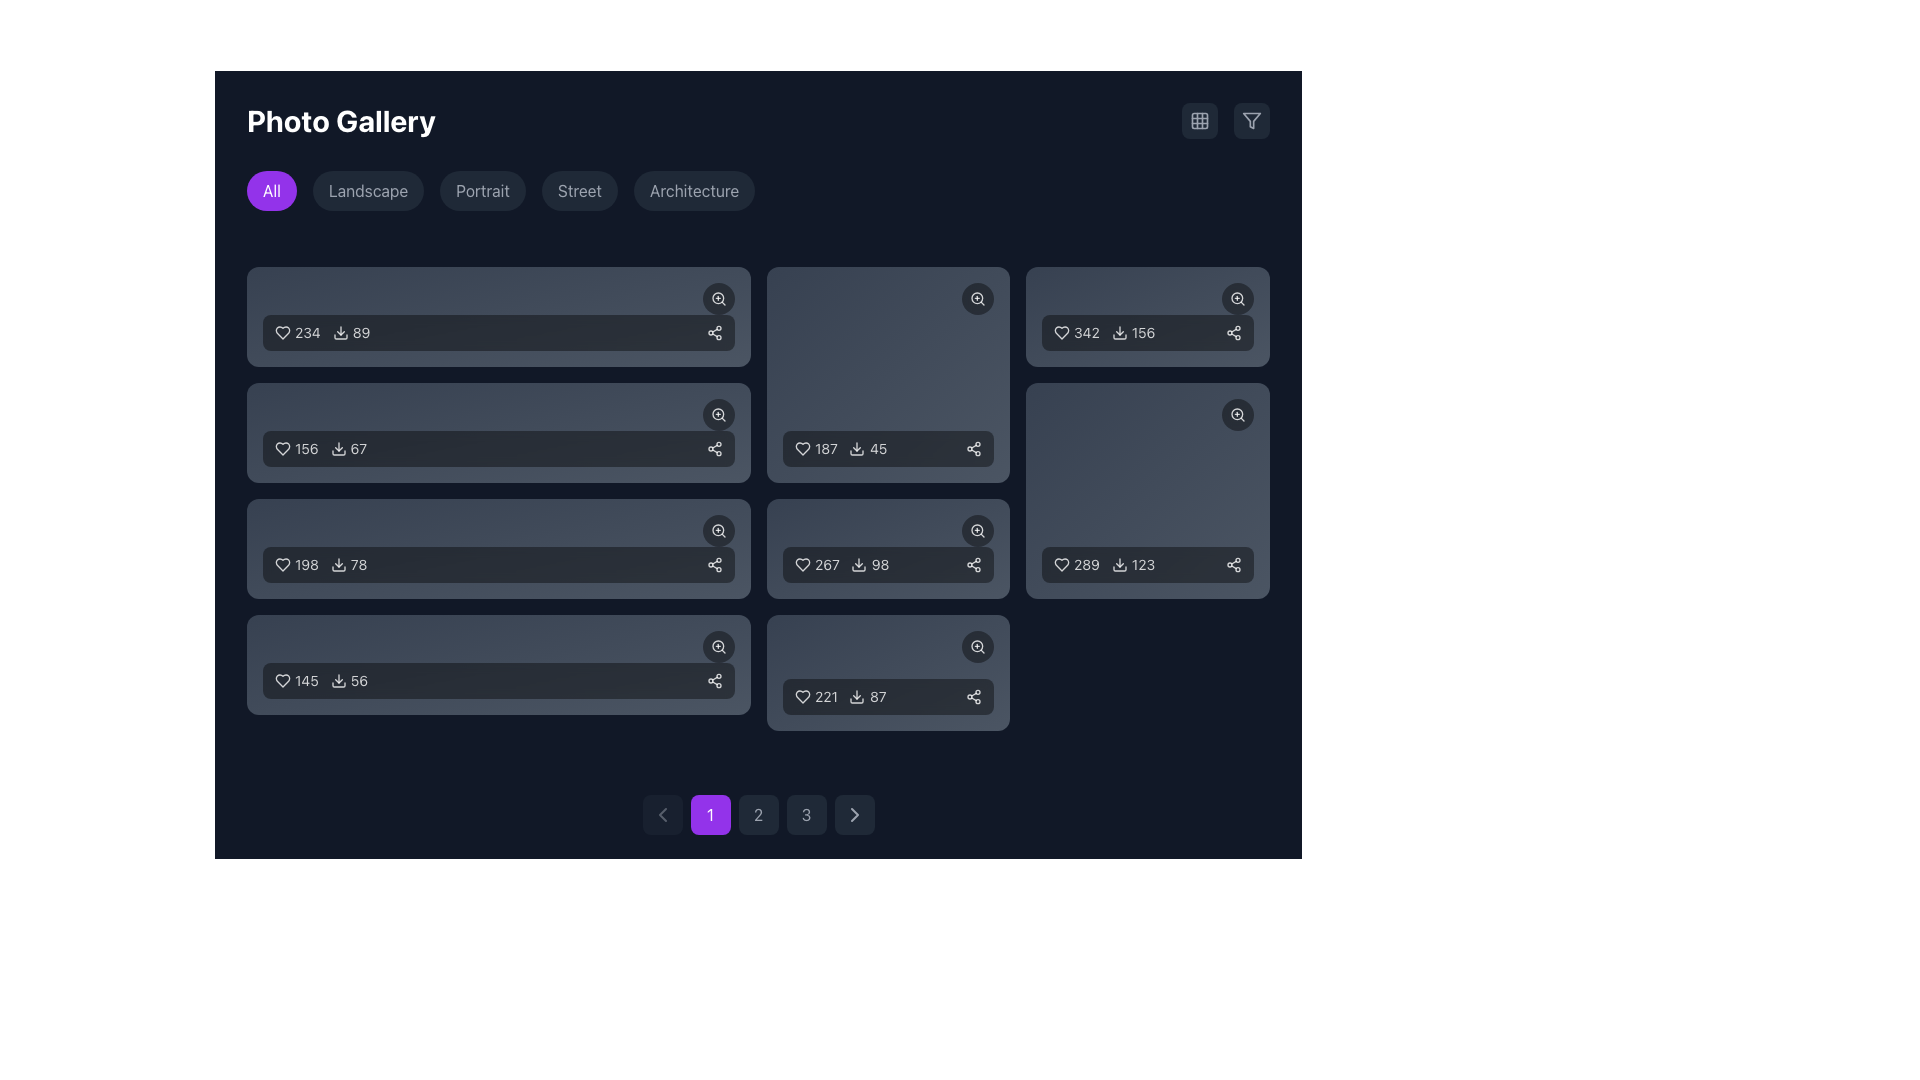  I want to click on the heart-shaped icon with a thin outline, stylized and hollow in the center, located on the left side of the fourth card in the main content grid, so click(282, 680).